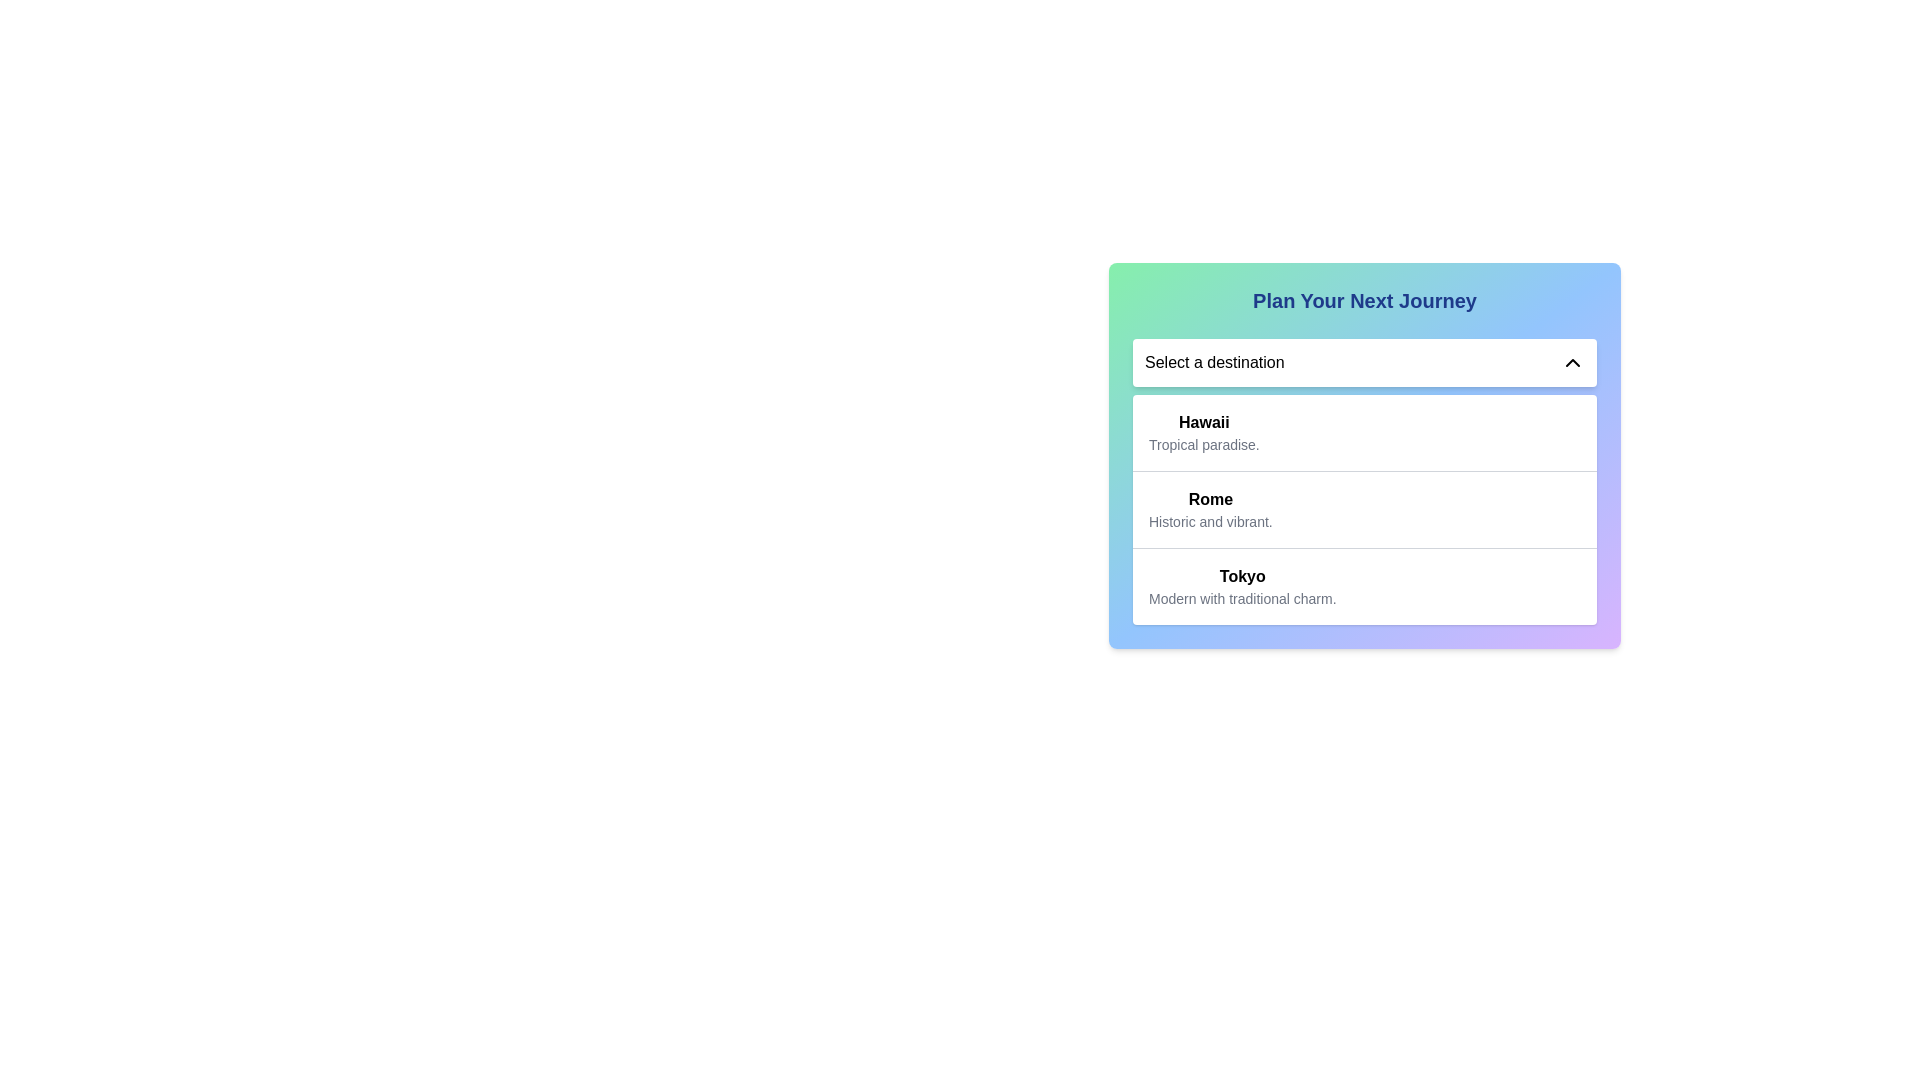 The height and width of the screenshot is (1080, 1920). What do you see at coordinates (1363, 508) in the screenshot?
I see `the second list item labeled 'Rome' in the drop-down list that appears below the 'Select a destination' field` at bounding box center [1363, 508].